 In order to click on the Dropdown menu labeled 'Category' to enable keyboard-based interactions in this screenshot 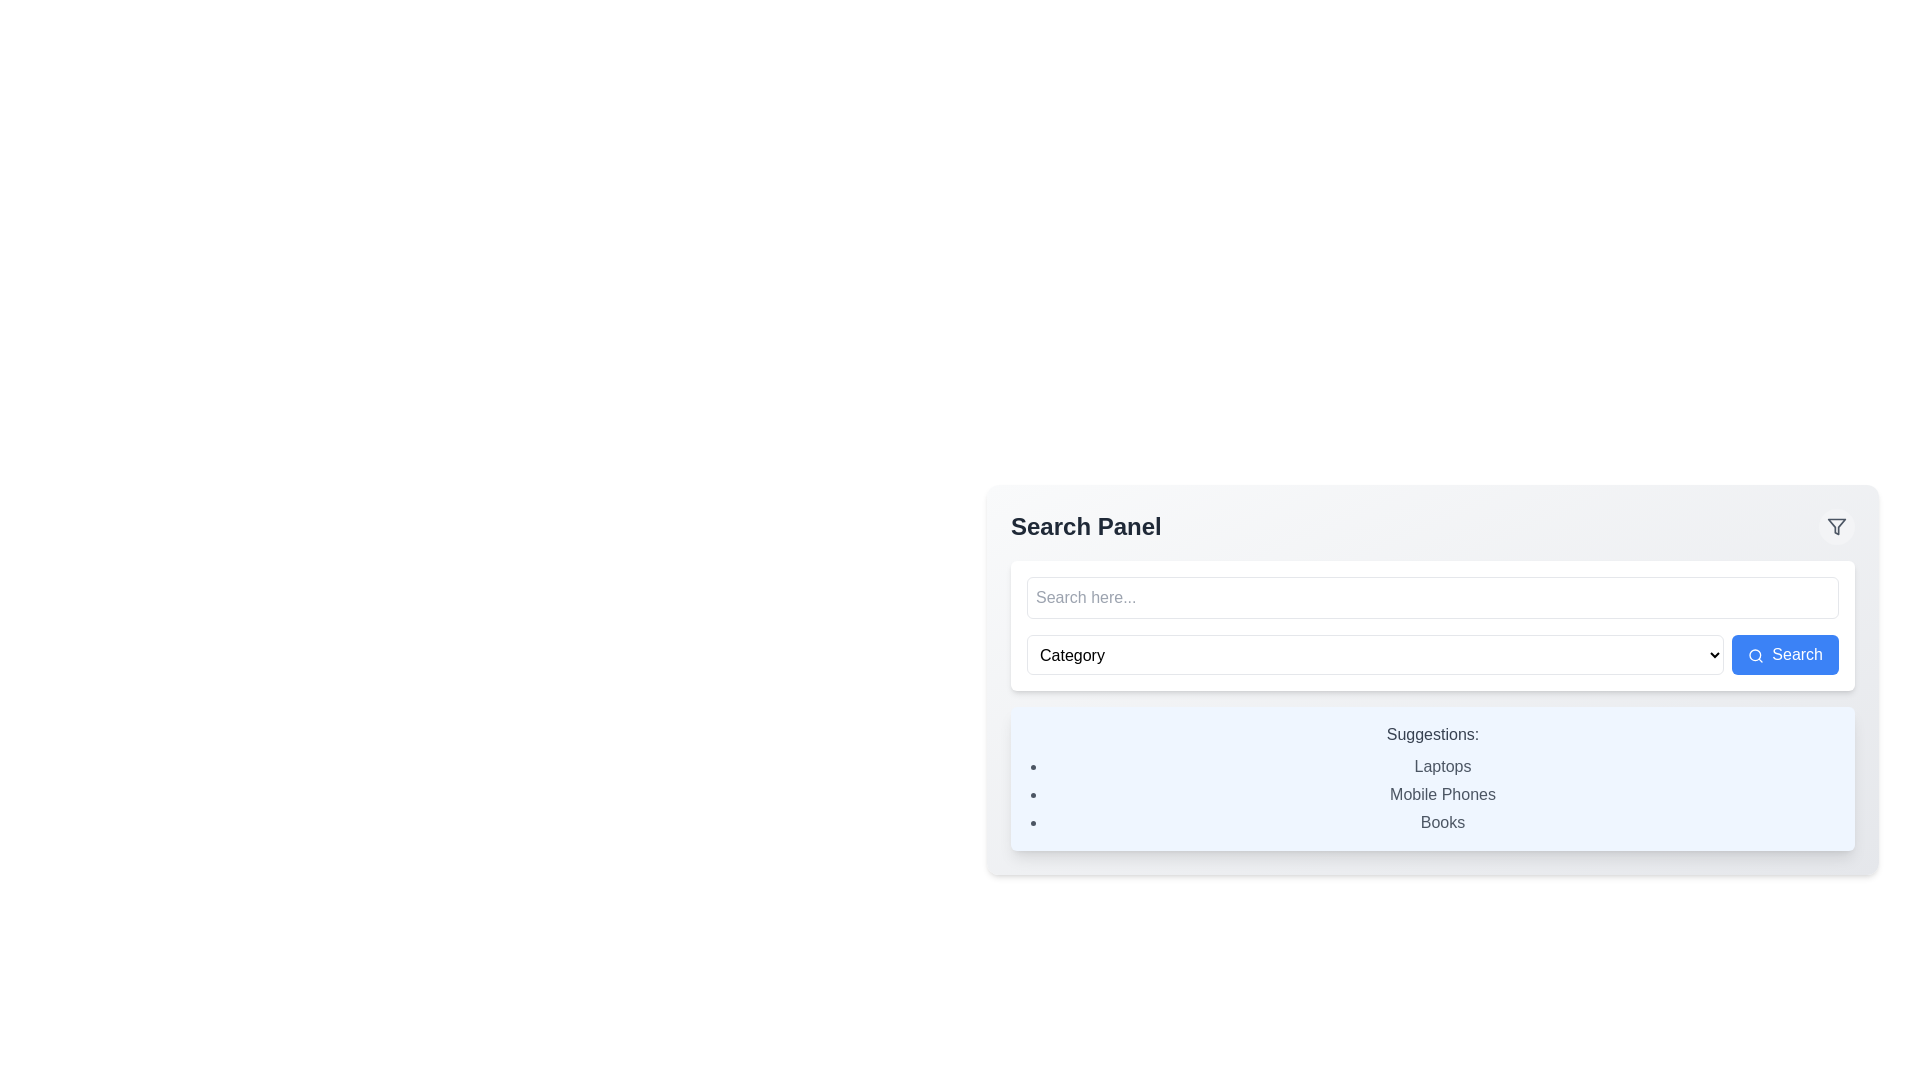, I will do `click(1373, 655)`.